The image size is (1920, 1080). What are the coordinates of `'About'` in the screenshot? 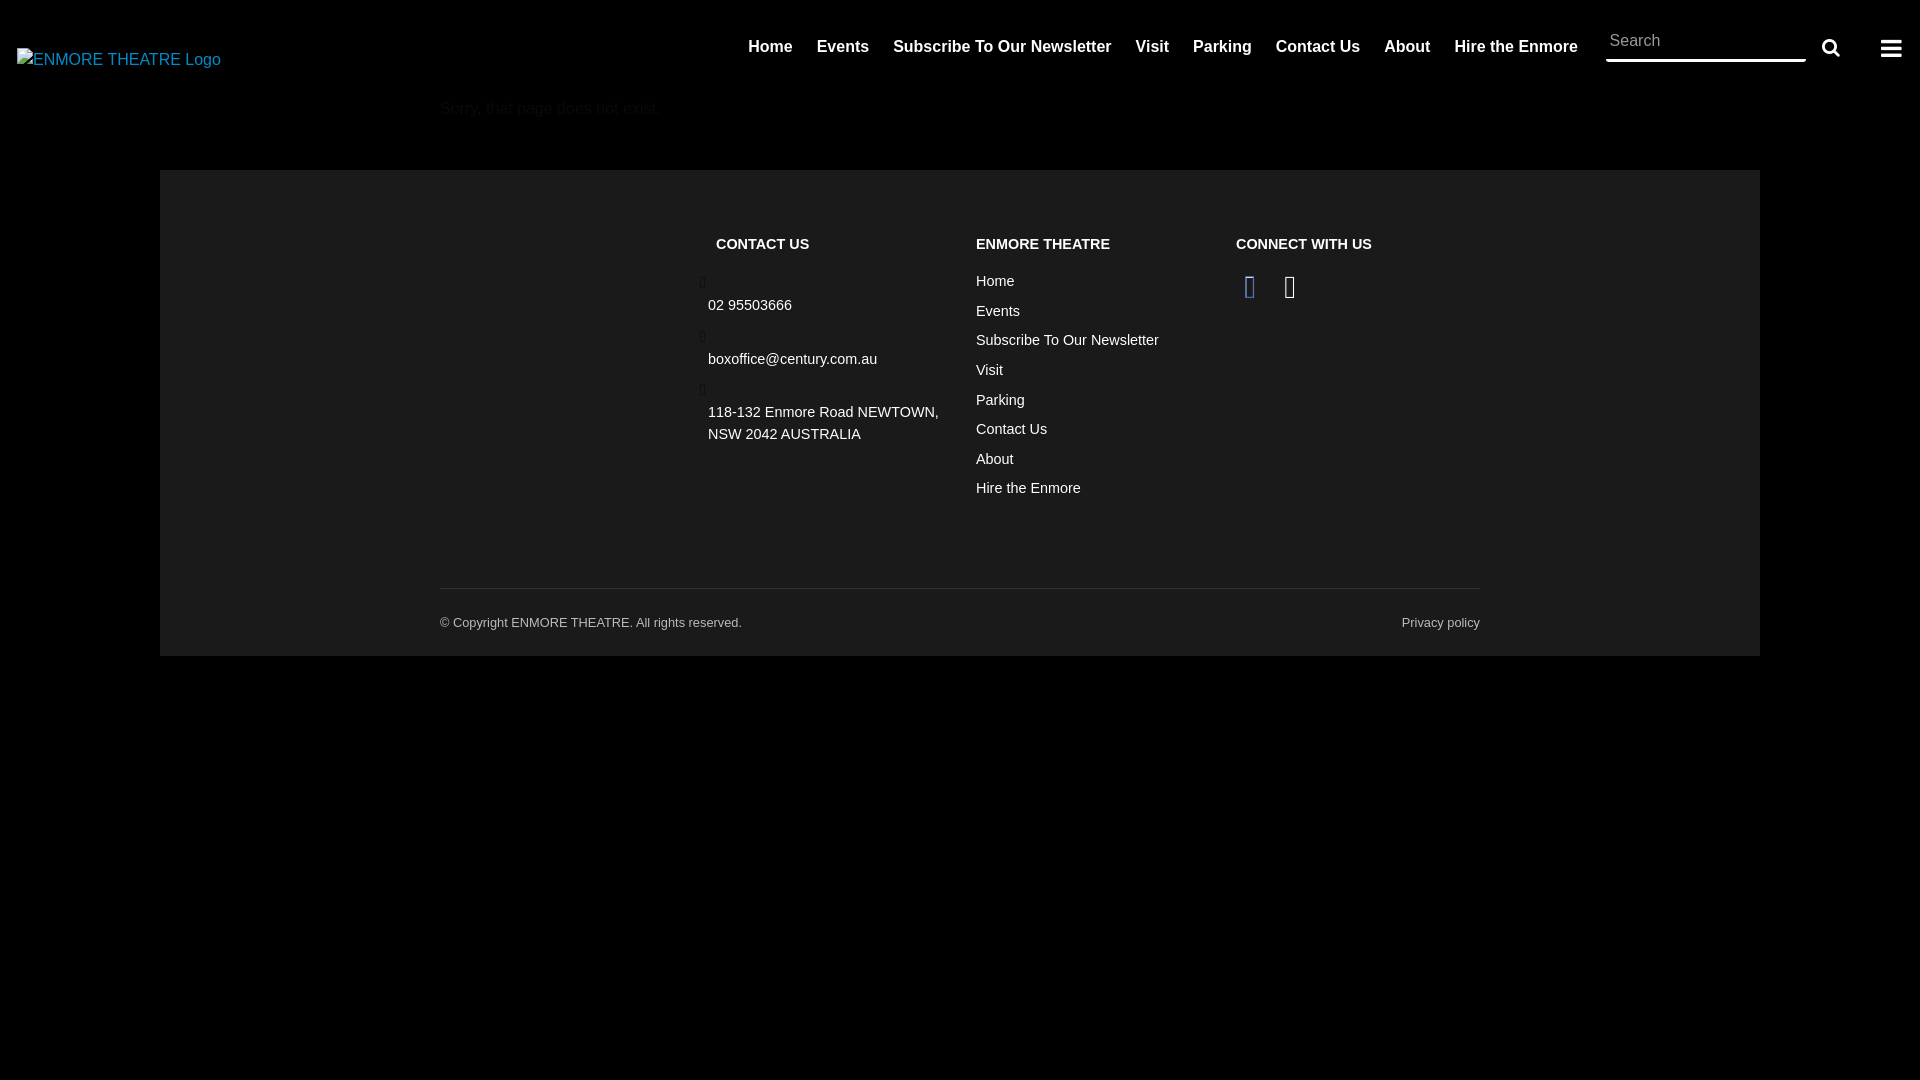 It's located at (994, 459).